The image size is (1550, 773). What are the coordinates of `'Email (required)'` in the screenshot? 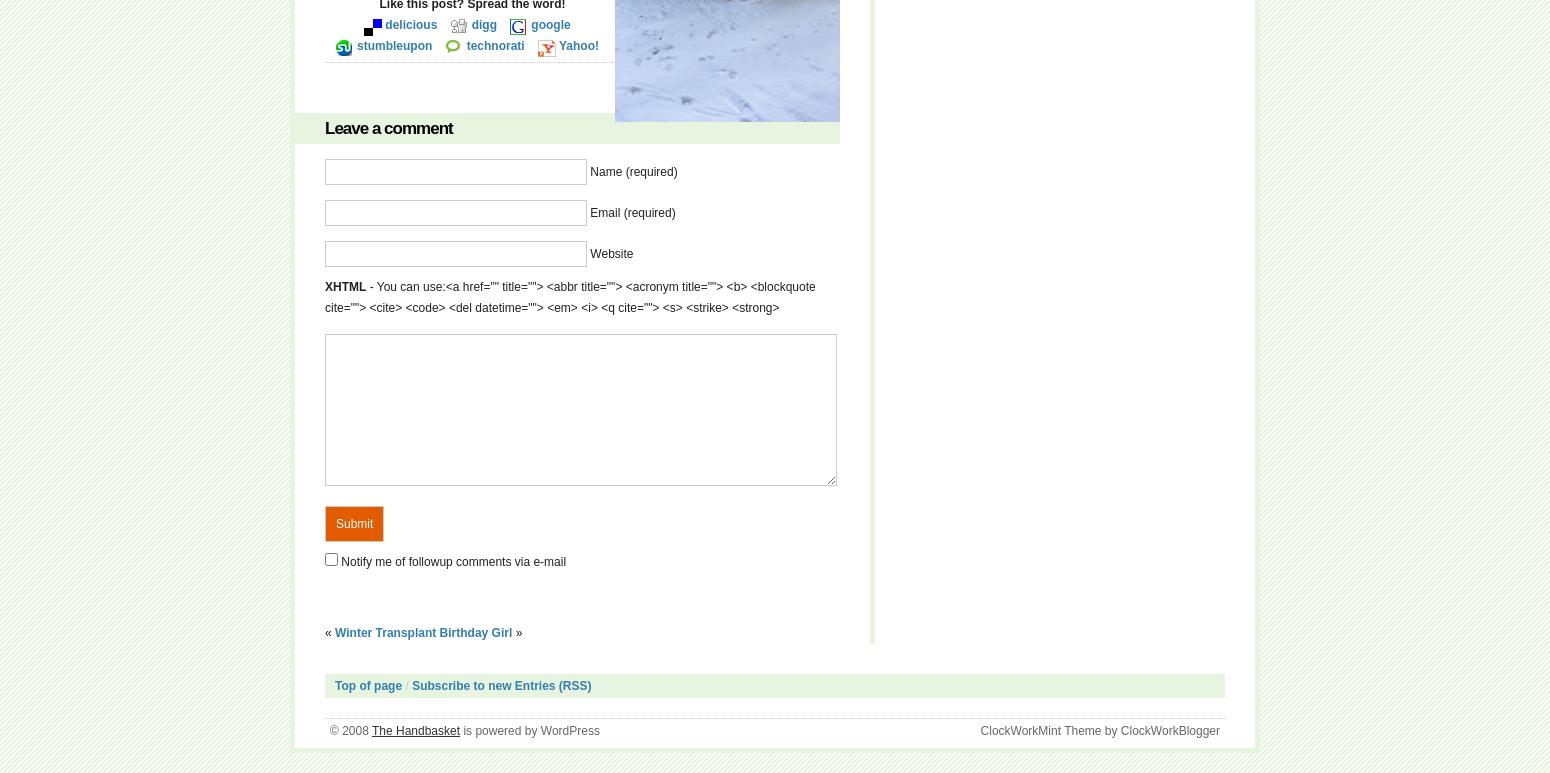 It's located at (589, 212).